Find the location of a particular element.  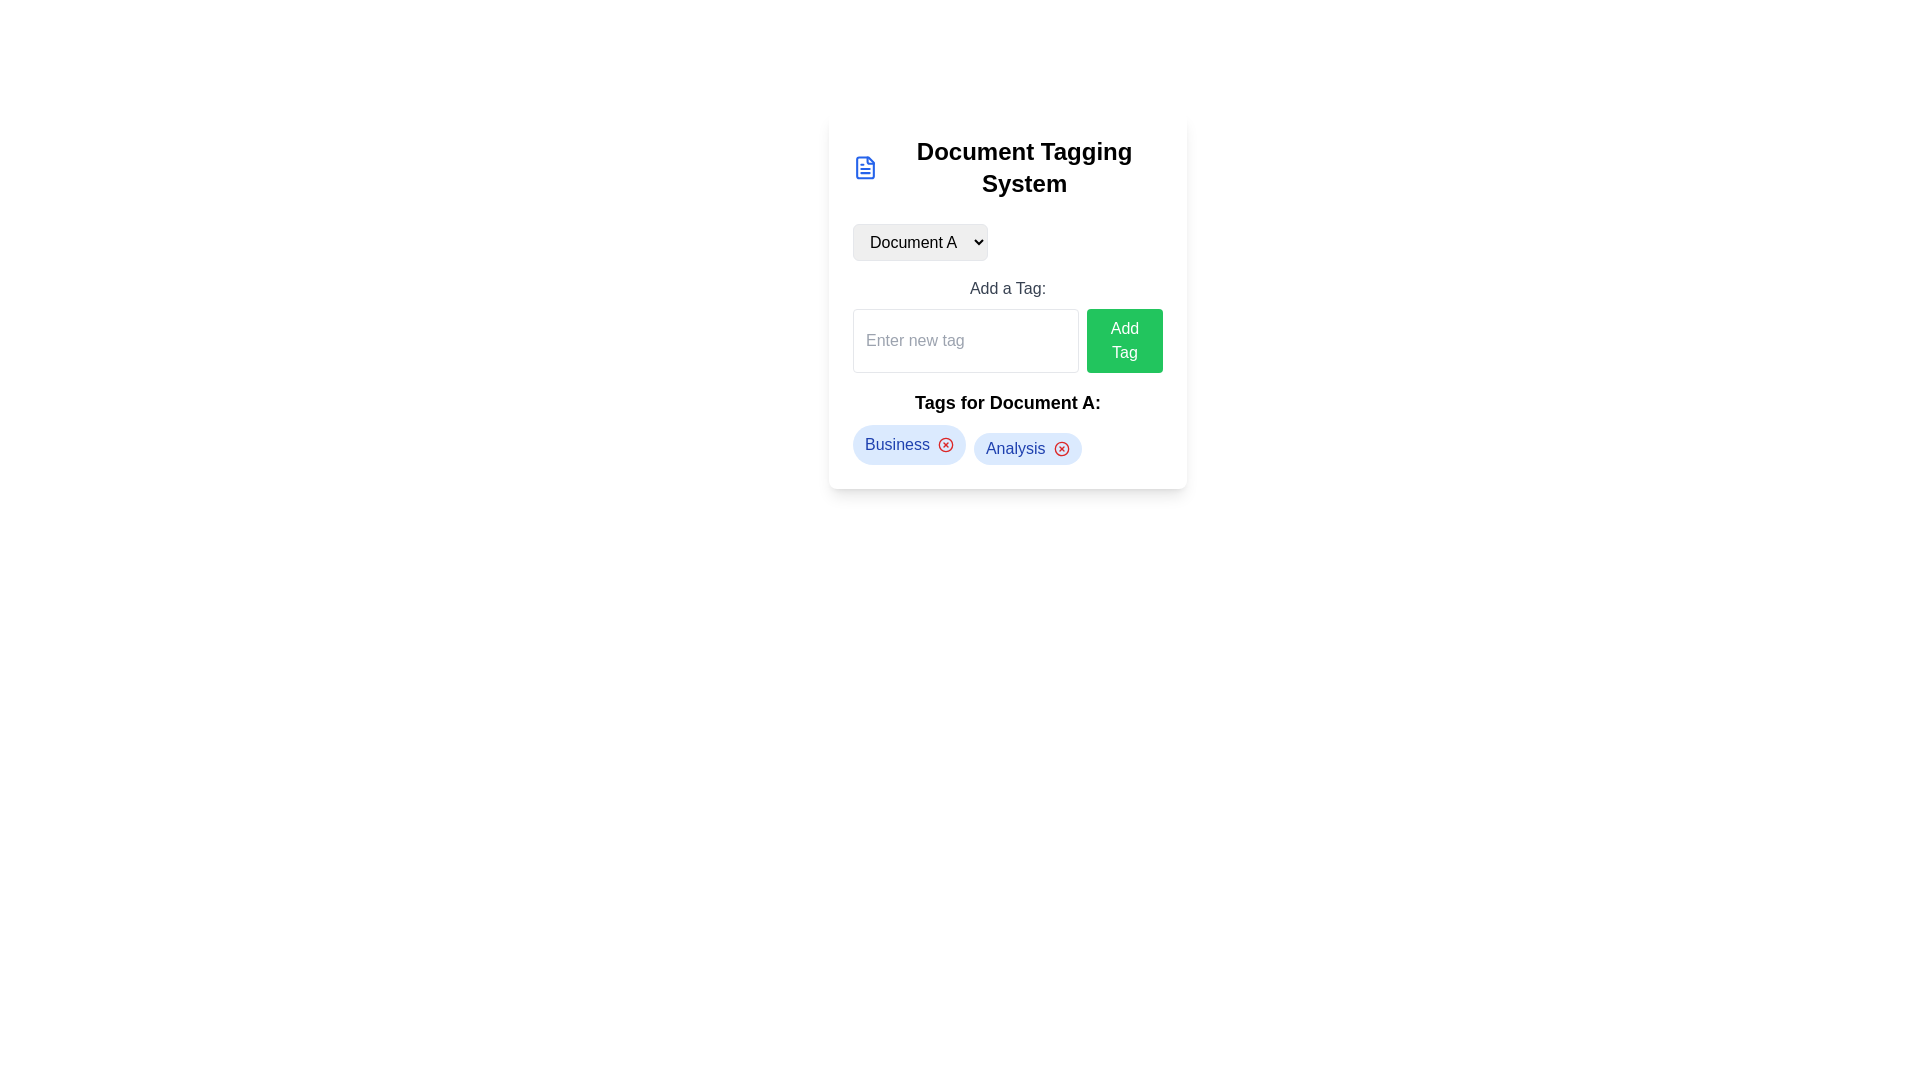

the blue file icon resembling a page with a folded corner, located to the left of the 'Document Tagging System' header is located at coordinates (865, 167).